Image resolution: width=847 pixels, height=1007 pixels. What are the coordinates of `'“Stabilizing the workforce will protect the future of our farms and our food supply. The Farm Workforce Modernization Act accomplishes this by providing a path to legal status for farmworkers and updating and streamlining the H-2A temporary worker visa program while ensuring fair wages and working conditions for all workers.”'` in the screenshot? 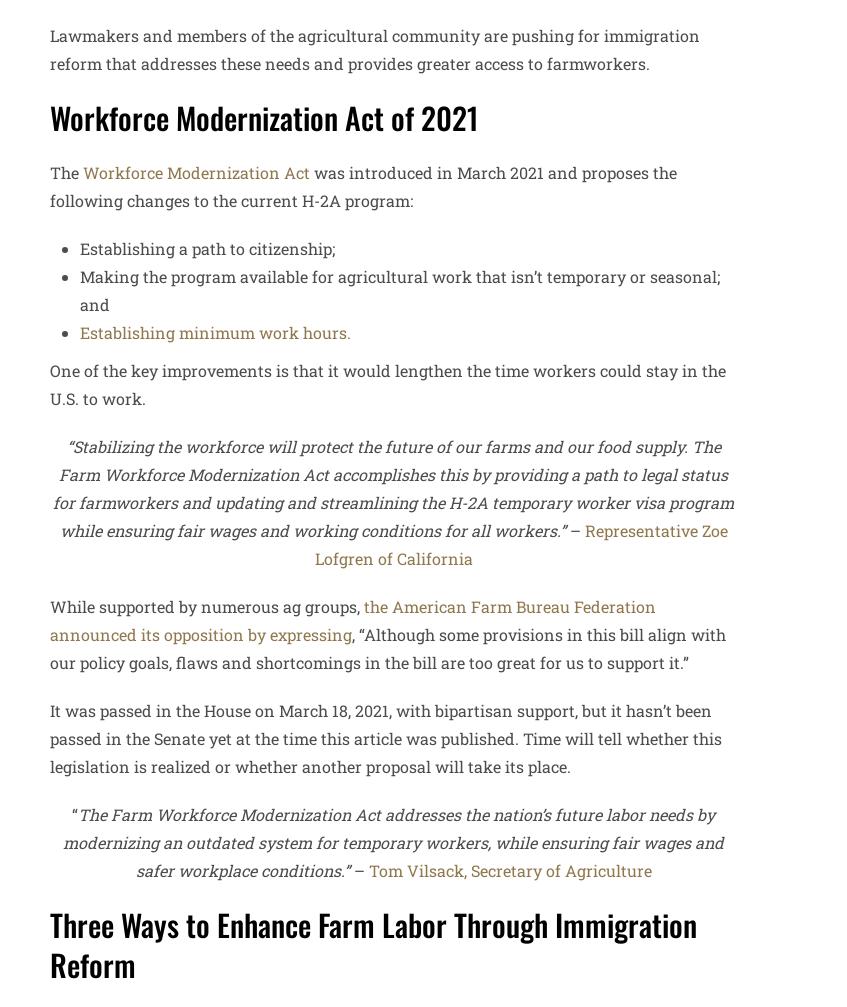 It's located at (392, 487).